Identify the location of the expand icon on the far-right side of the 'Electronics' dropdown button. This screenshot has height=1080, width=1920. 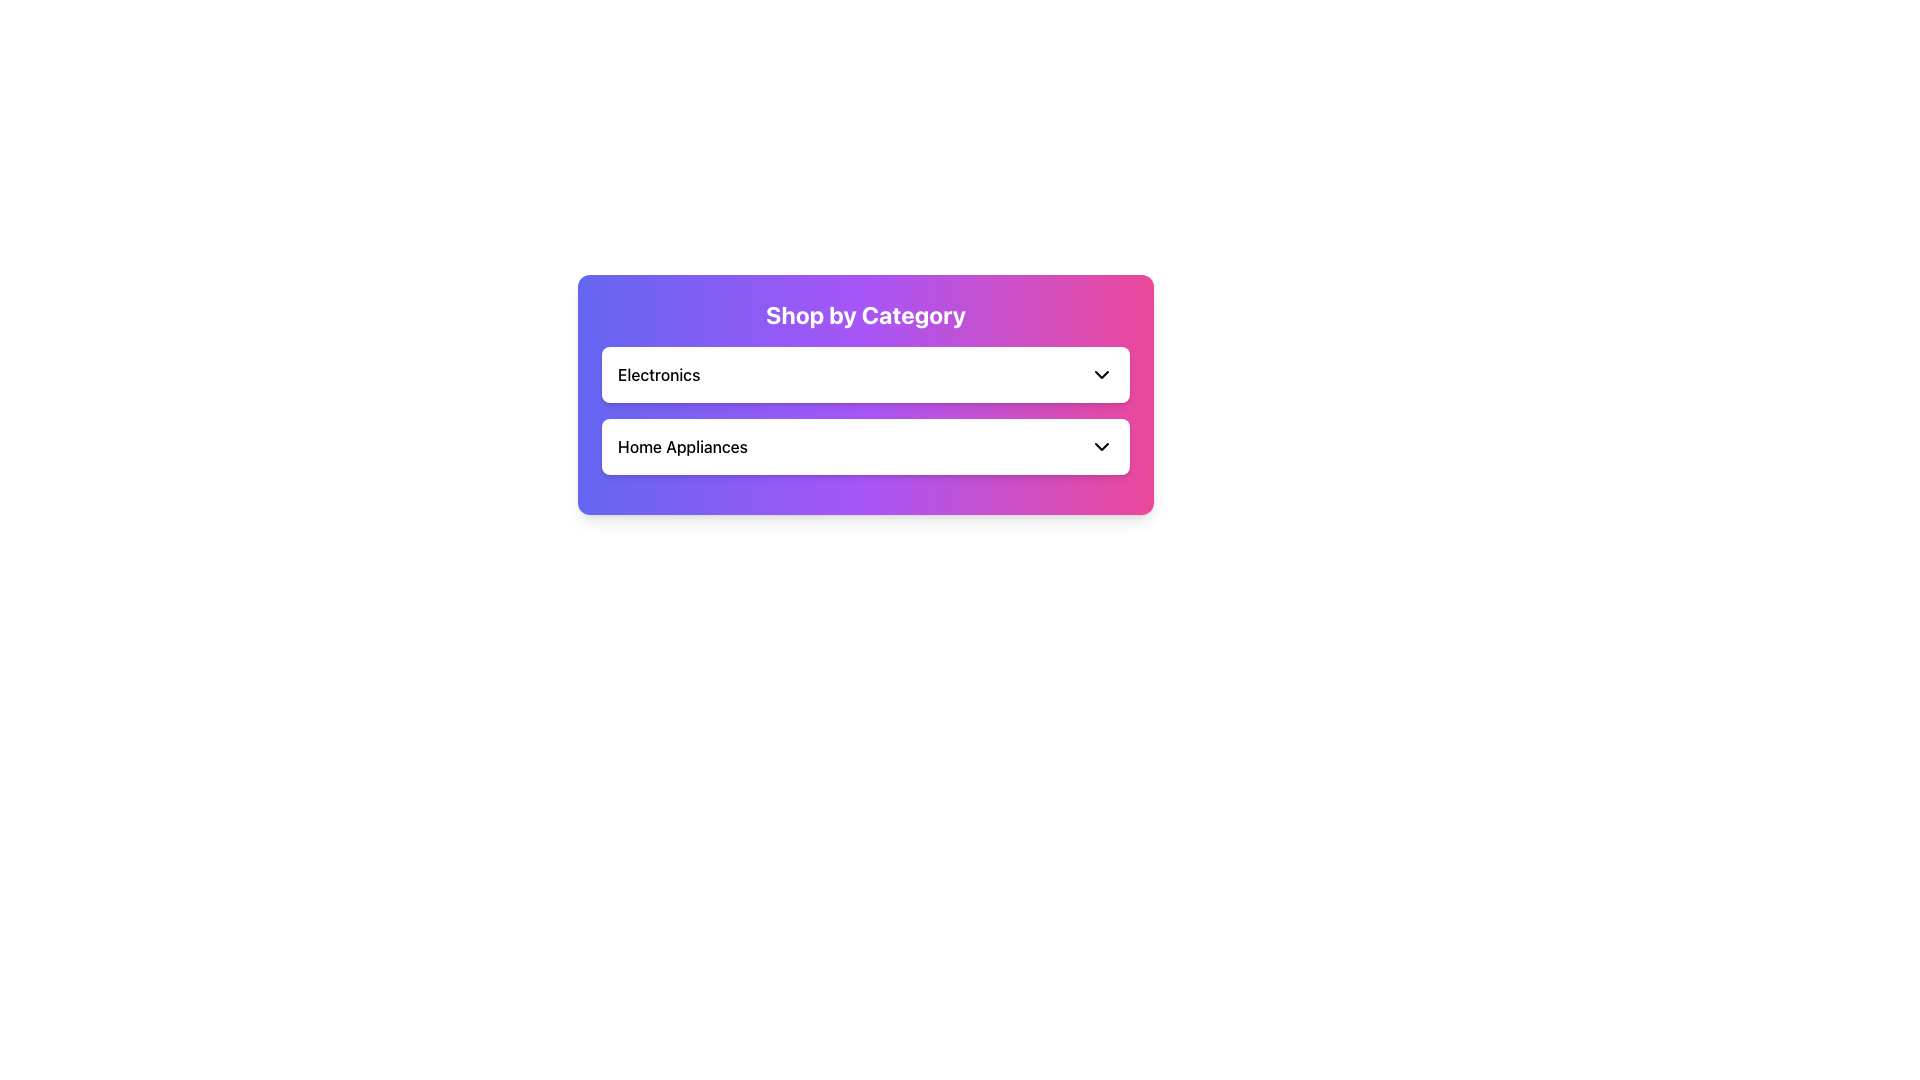
(1101, 374).